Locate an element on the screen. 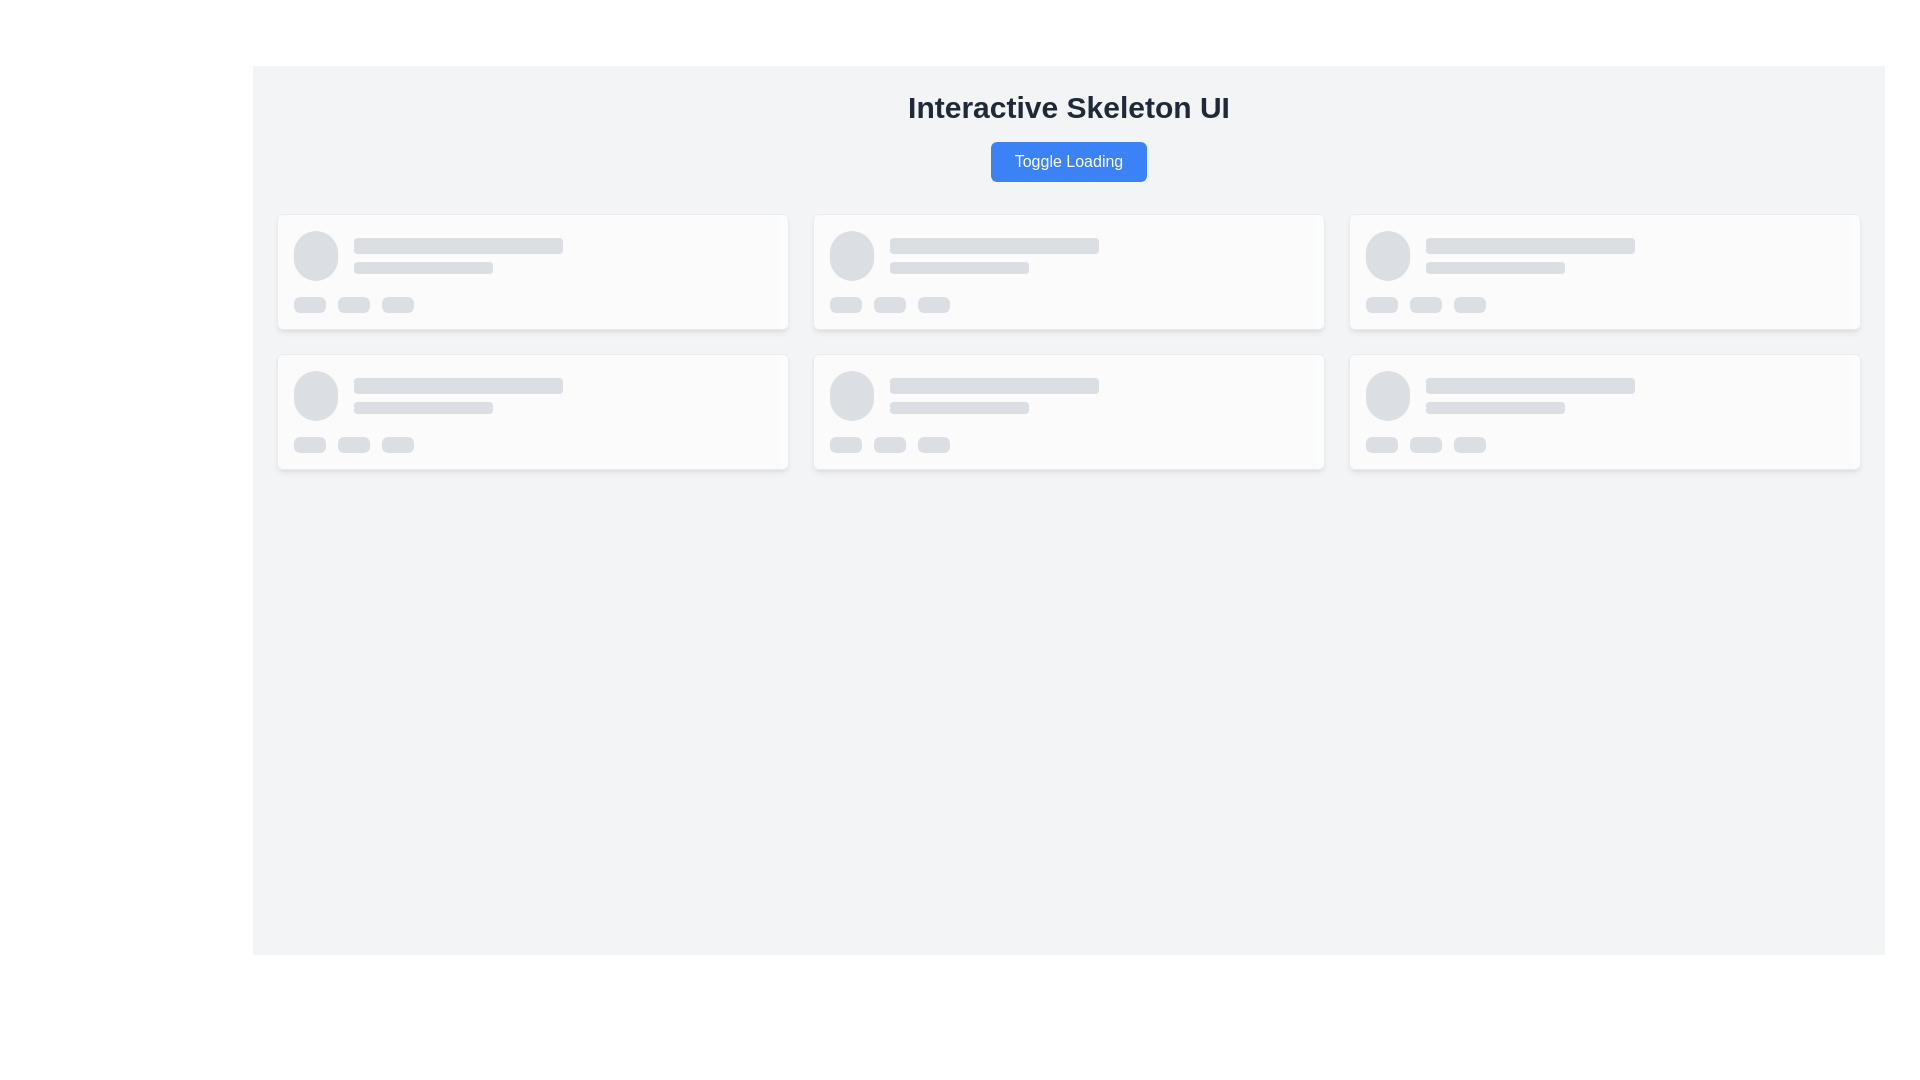  the Placeholder component, which consists of two horizontally aligned gray bars with rounded edges located in the top-right card area of the interface is located at coordinates (1634, 254).